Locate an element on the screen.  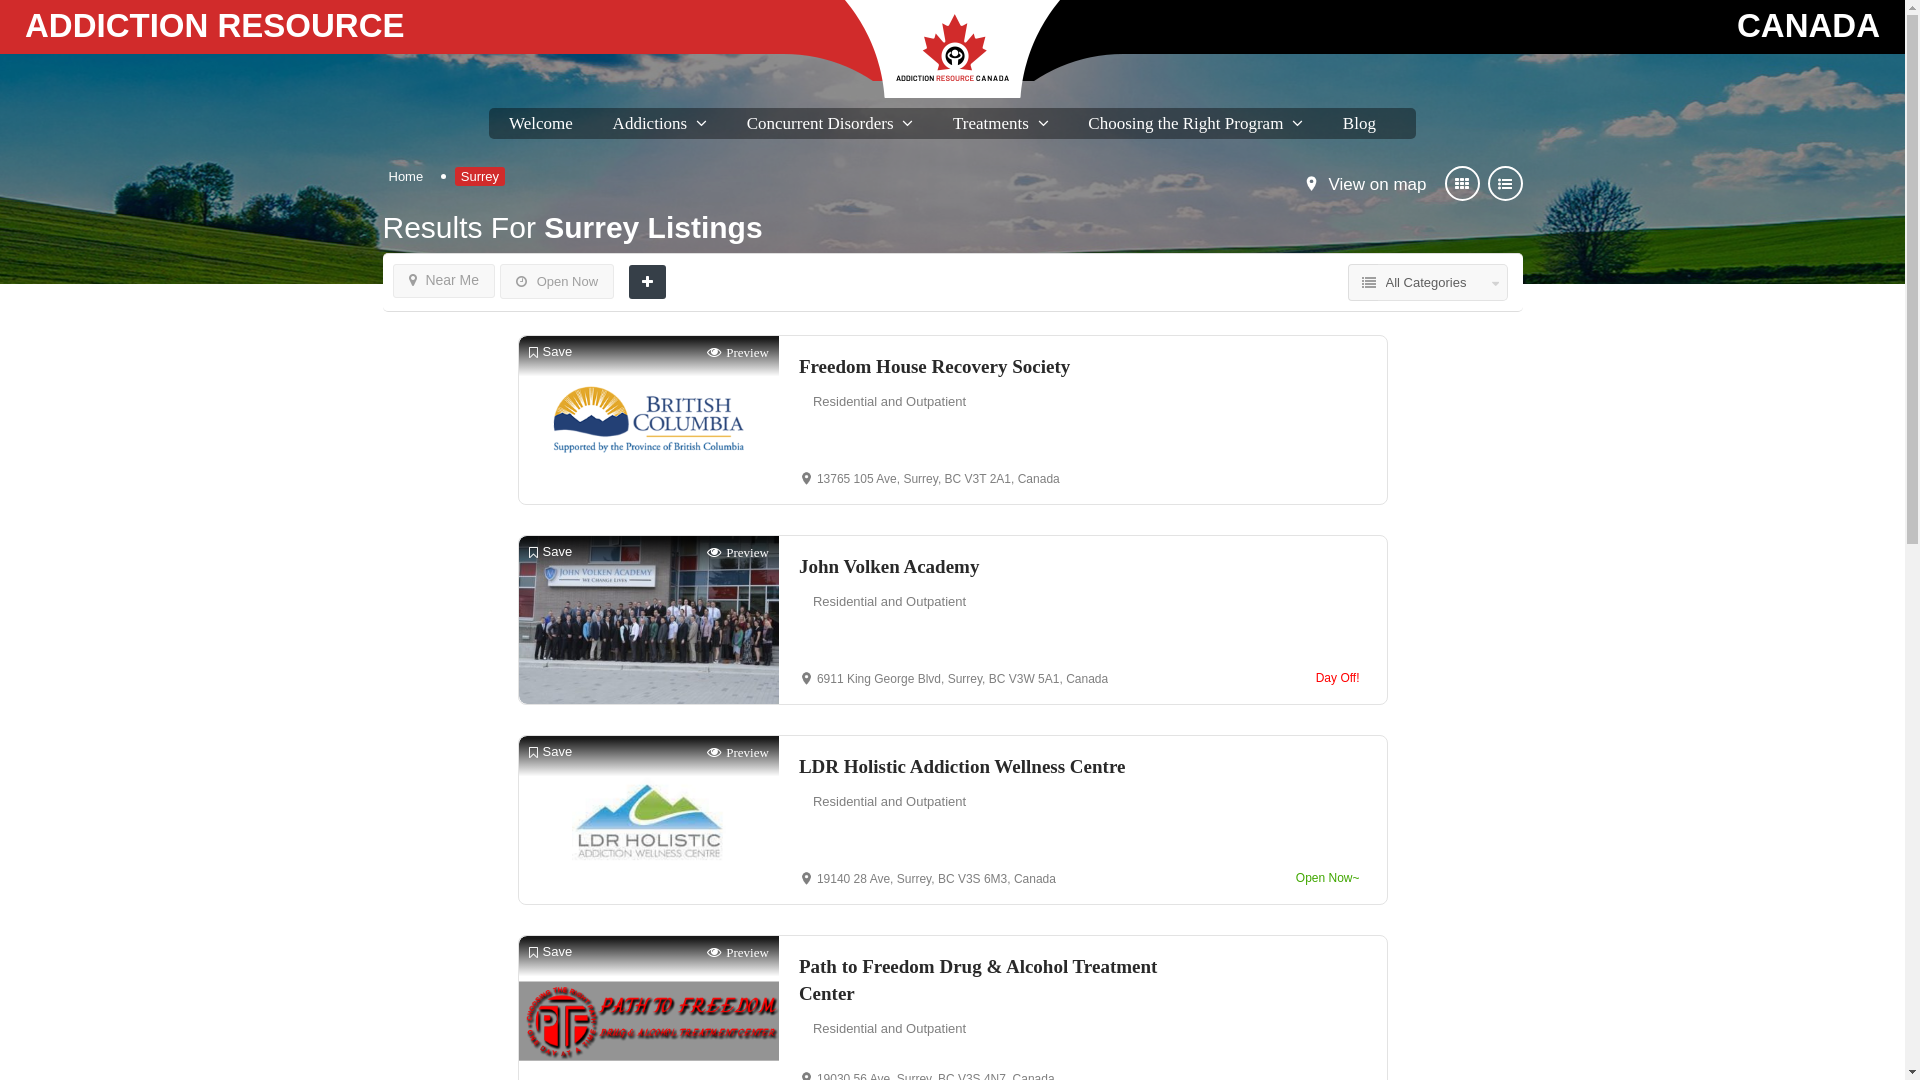
'All Categories' is located at coordinates (1443, 282).